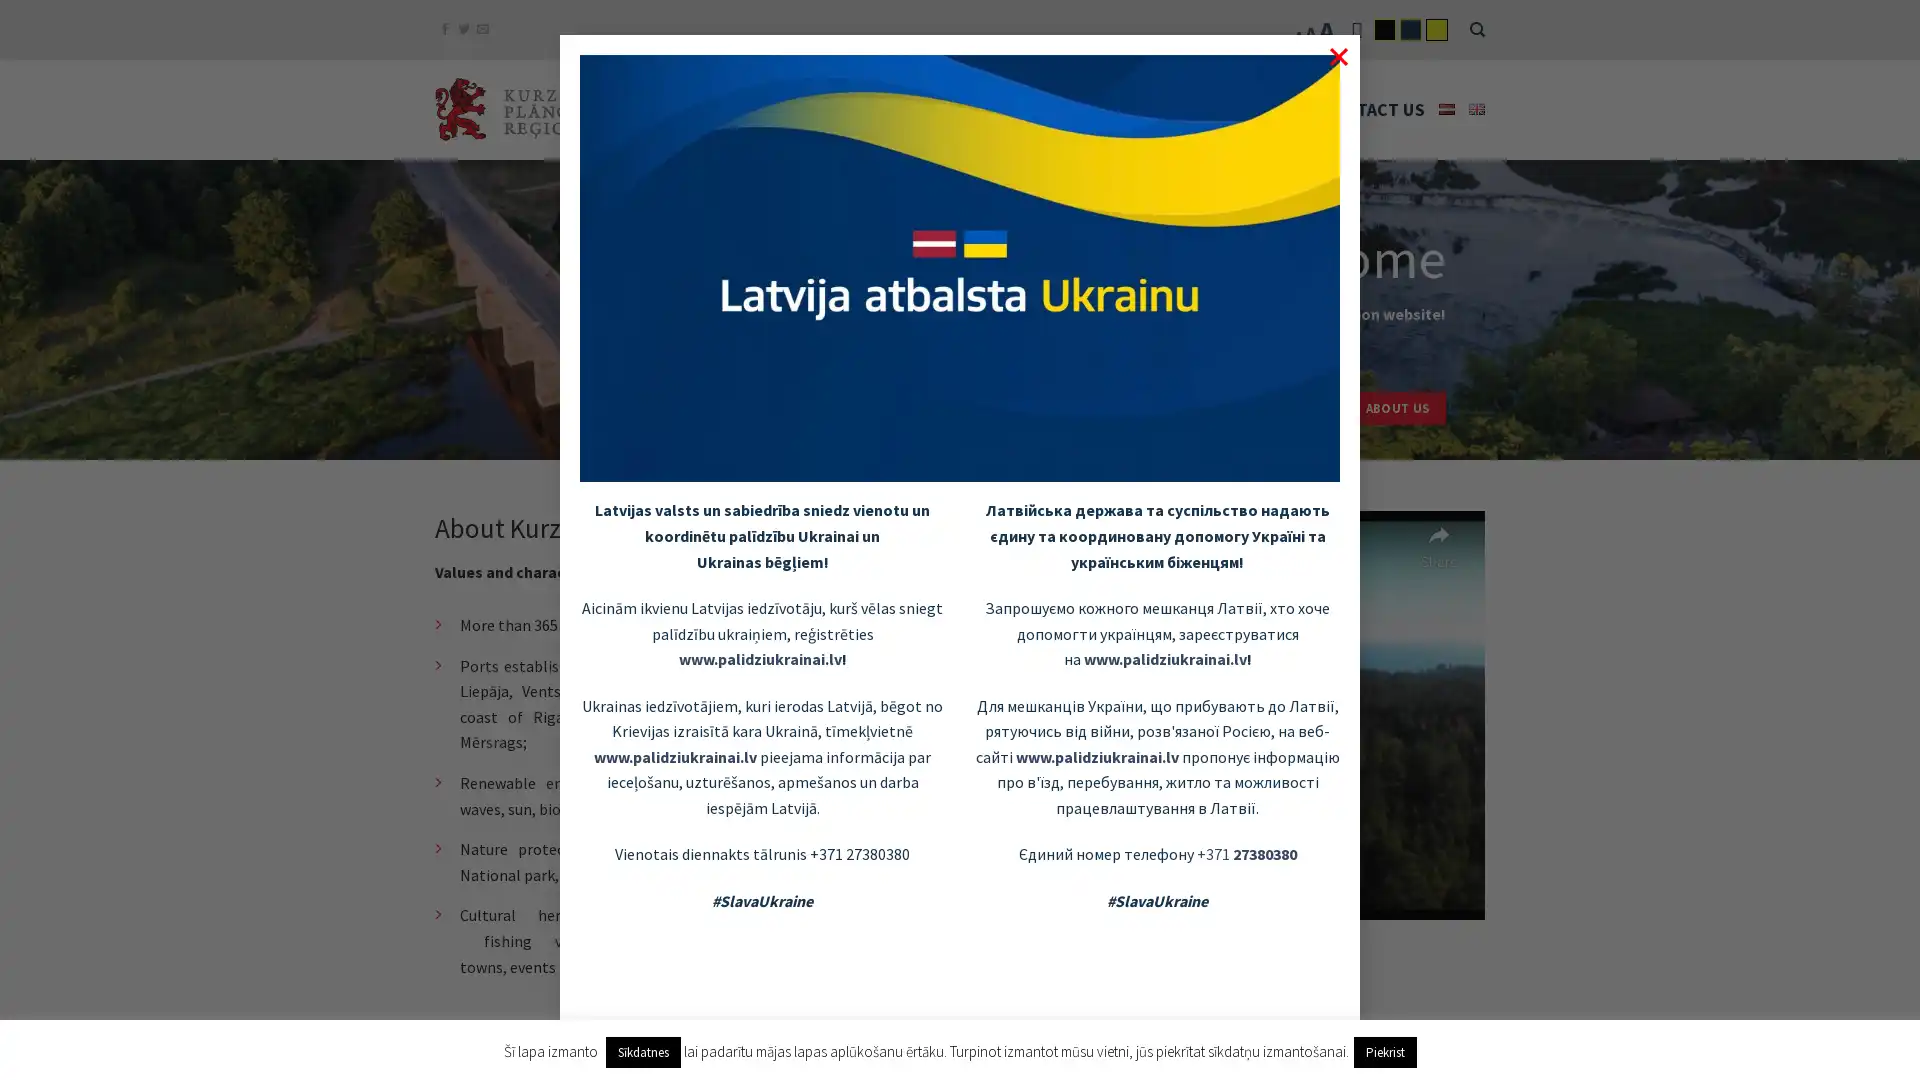 This screenshot has width=1920, height=1080. Describe the element at coordinates (1855, 308) in the screenshot. I see `next` at that location.